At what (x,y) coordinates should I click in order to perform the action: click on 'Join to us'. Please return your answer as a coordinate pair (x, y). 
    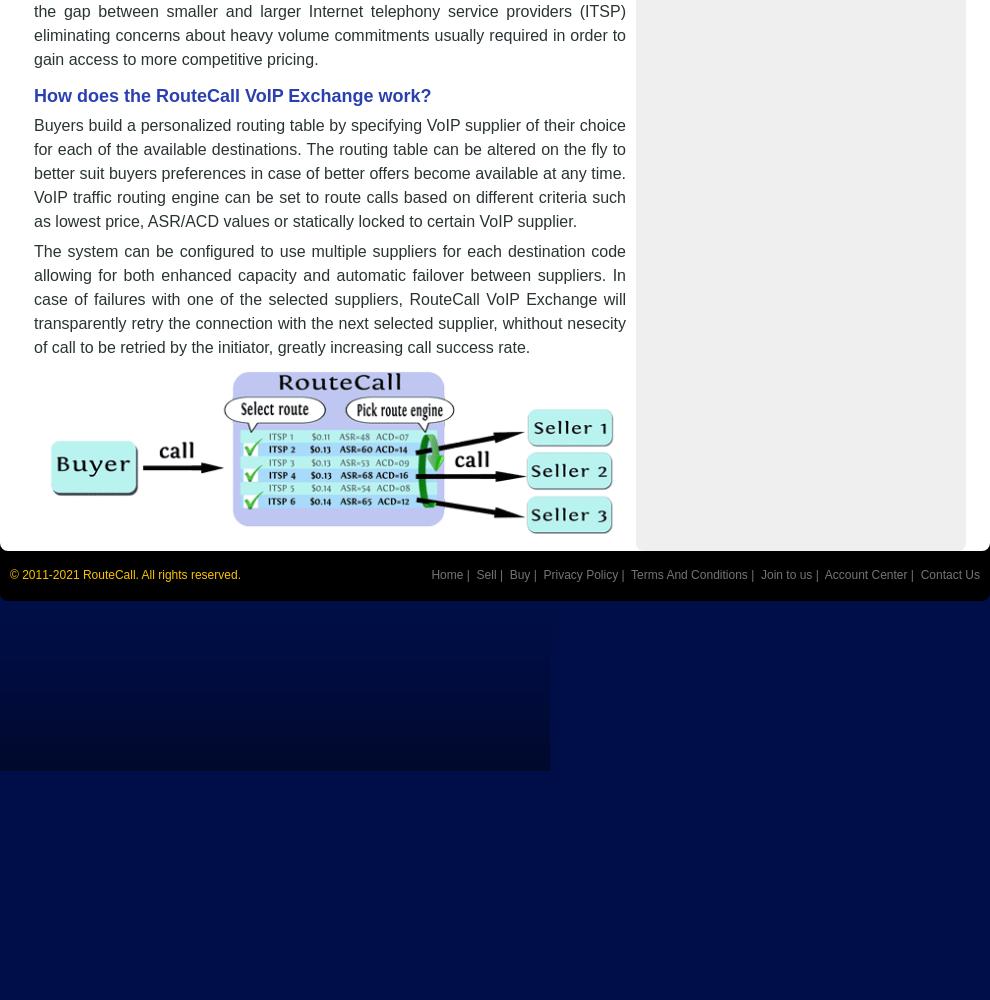
    Looking at the image, I should click on (760, 574).